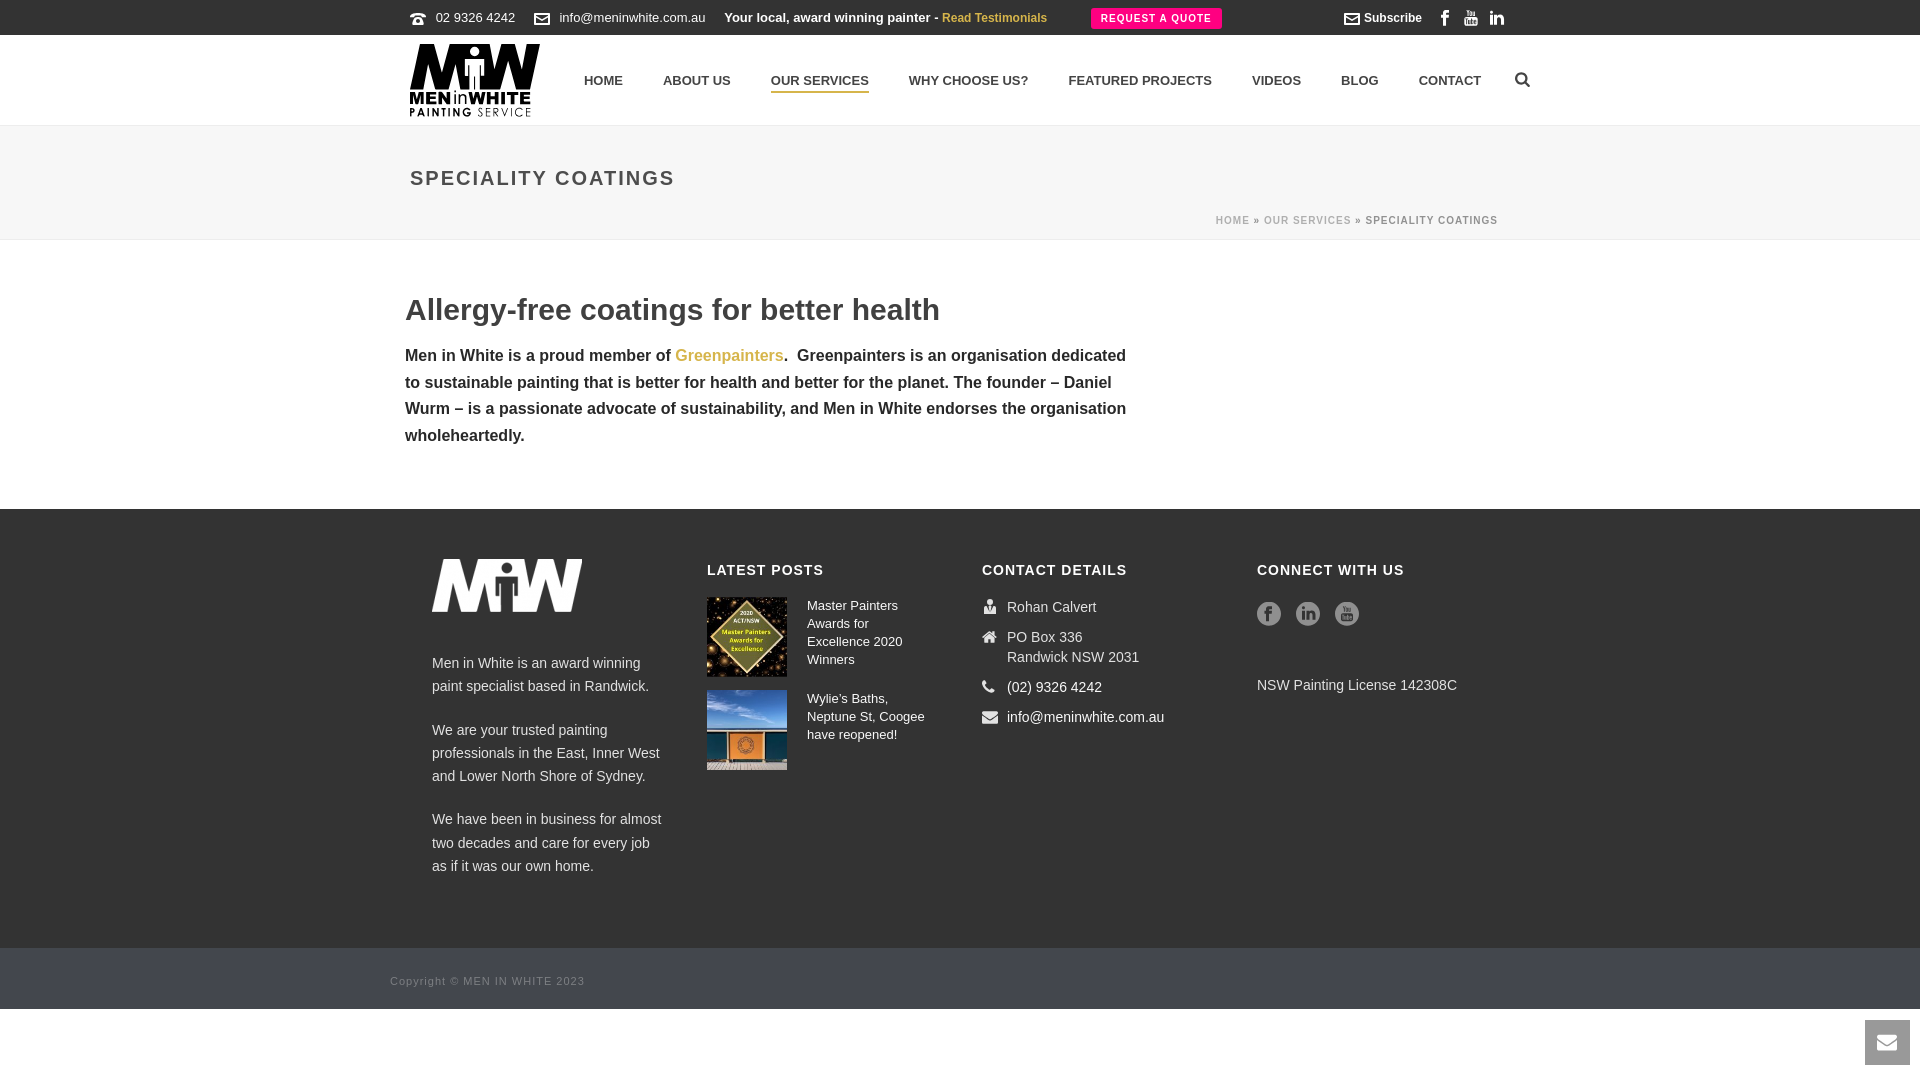 The width and height of the screenshot is (1920, 1080). I want to click on 'BLOG', so click(1359, 80).